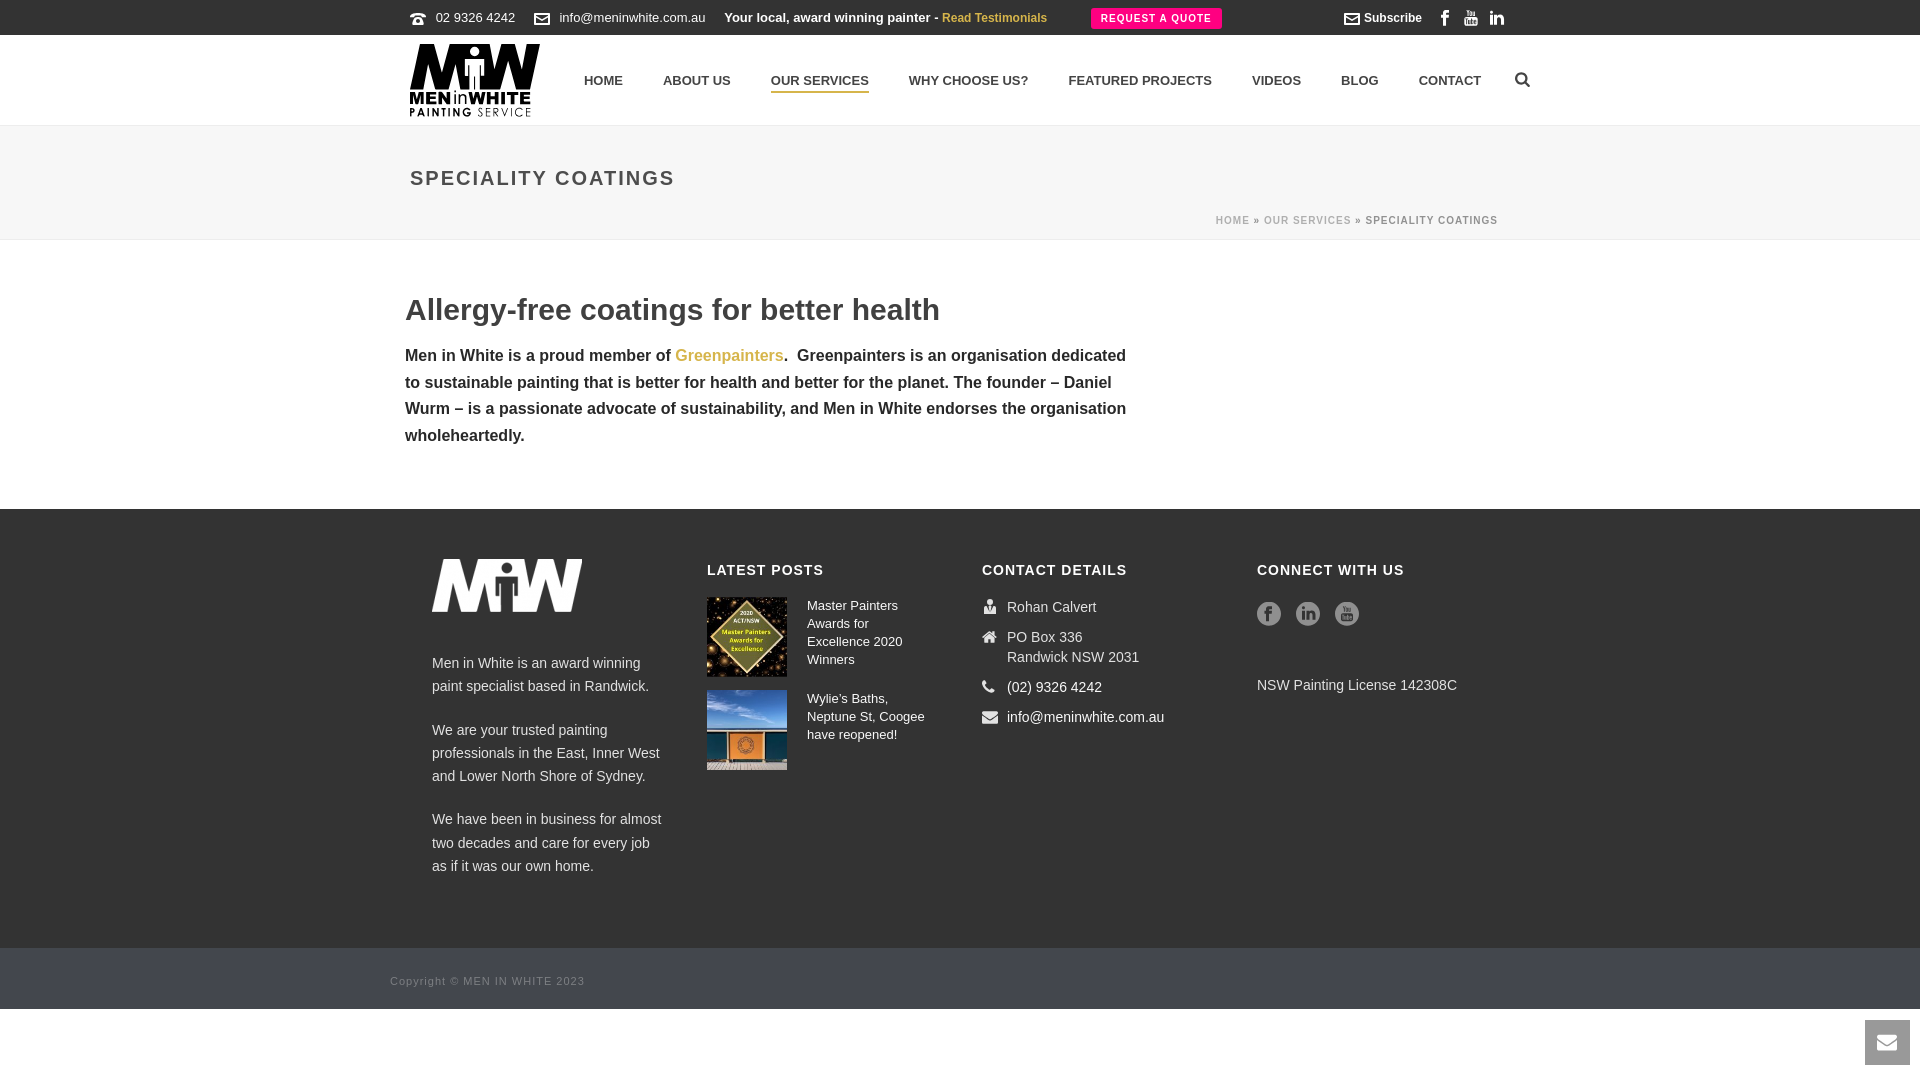 The width and height of the screenshot is (1920, 1080). I want to click on 'BLOG', so click(1359, 80).